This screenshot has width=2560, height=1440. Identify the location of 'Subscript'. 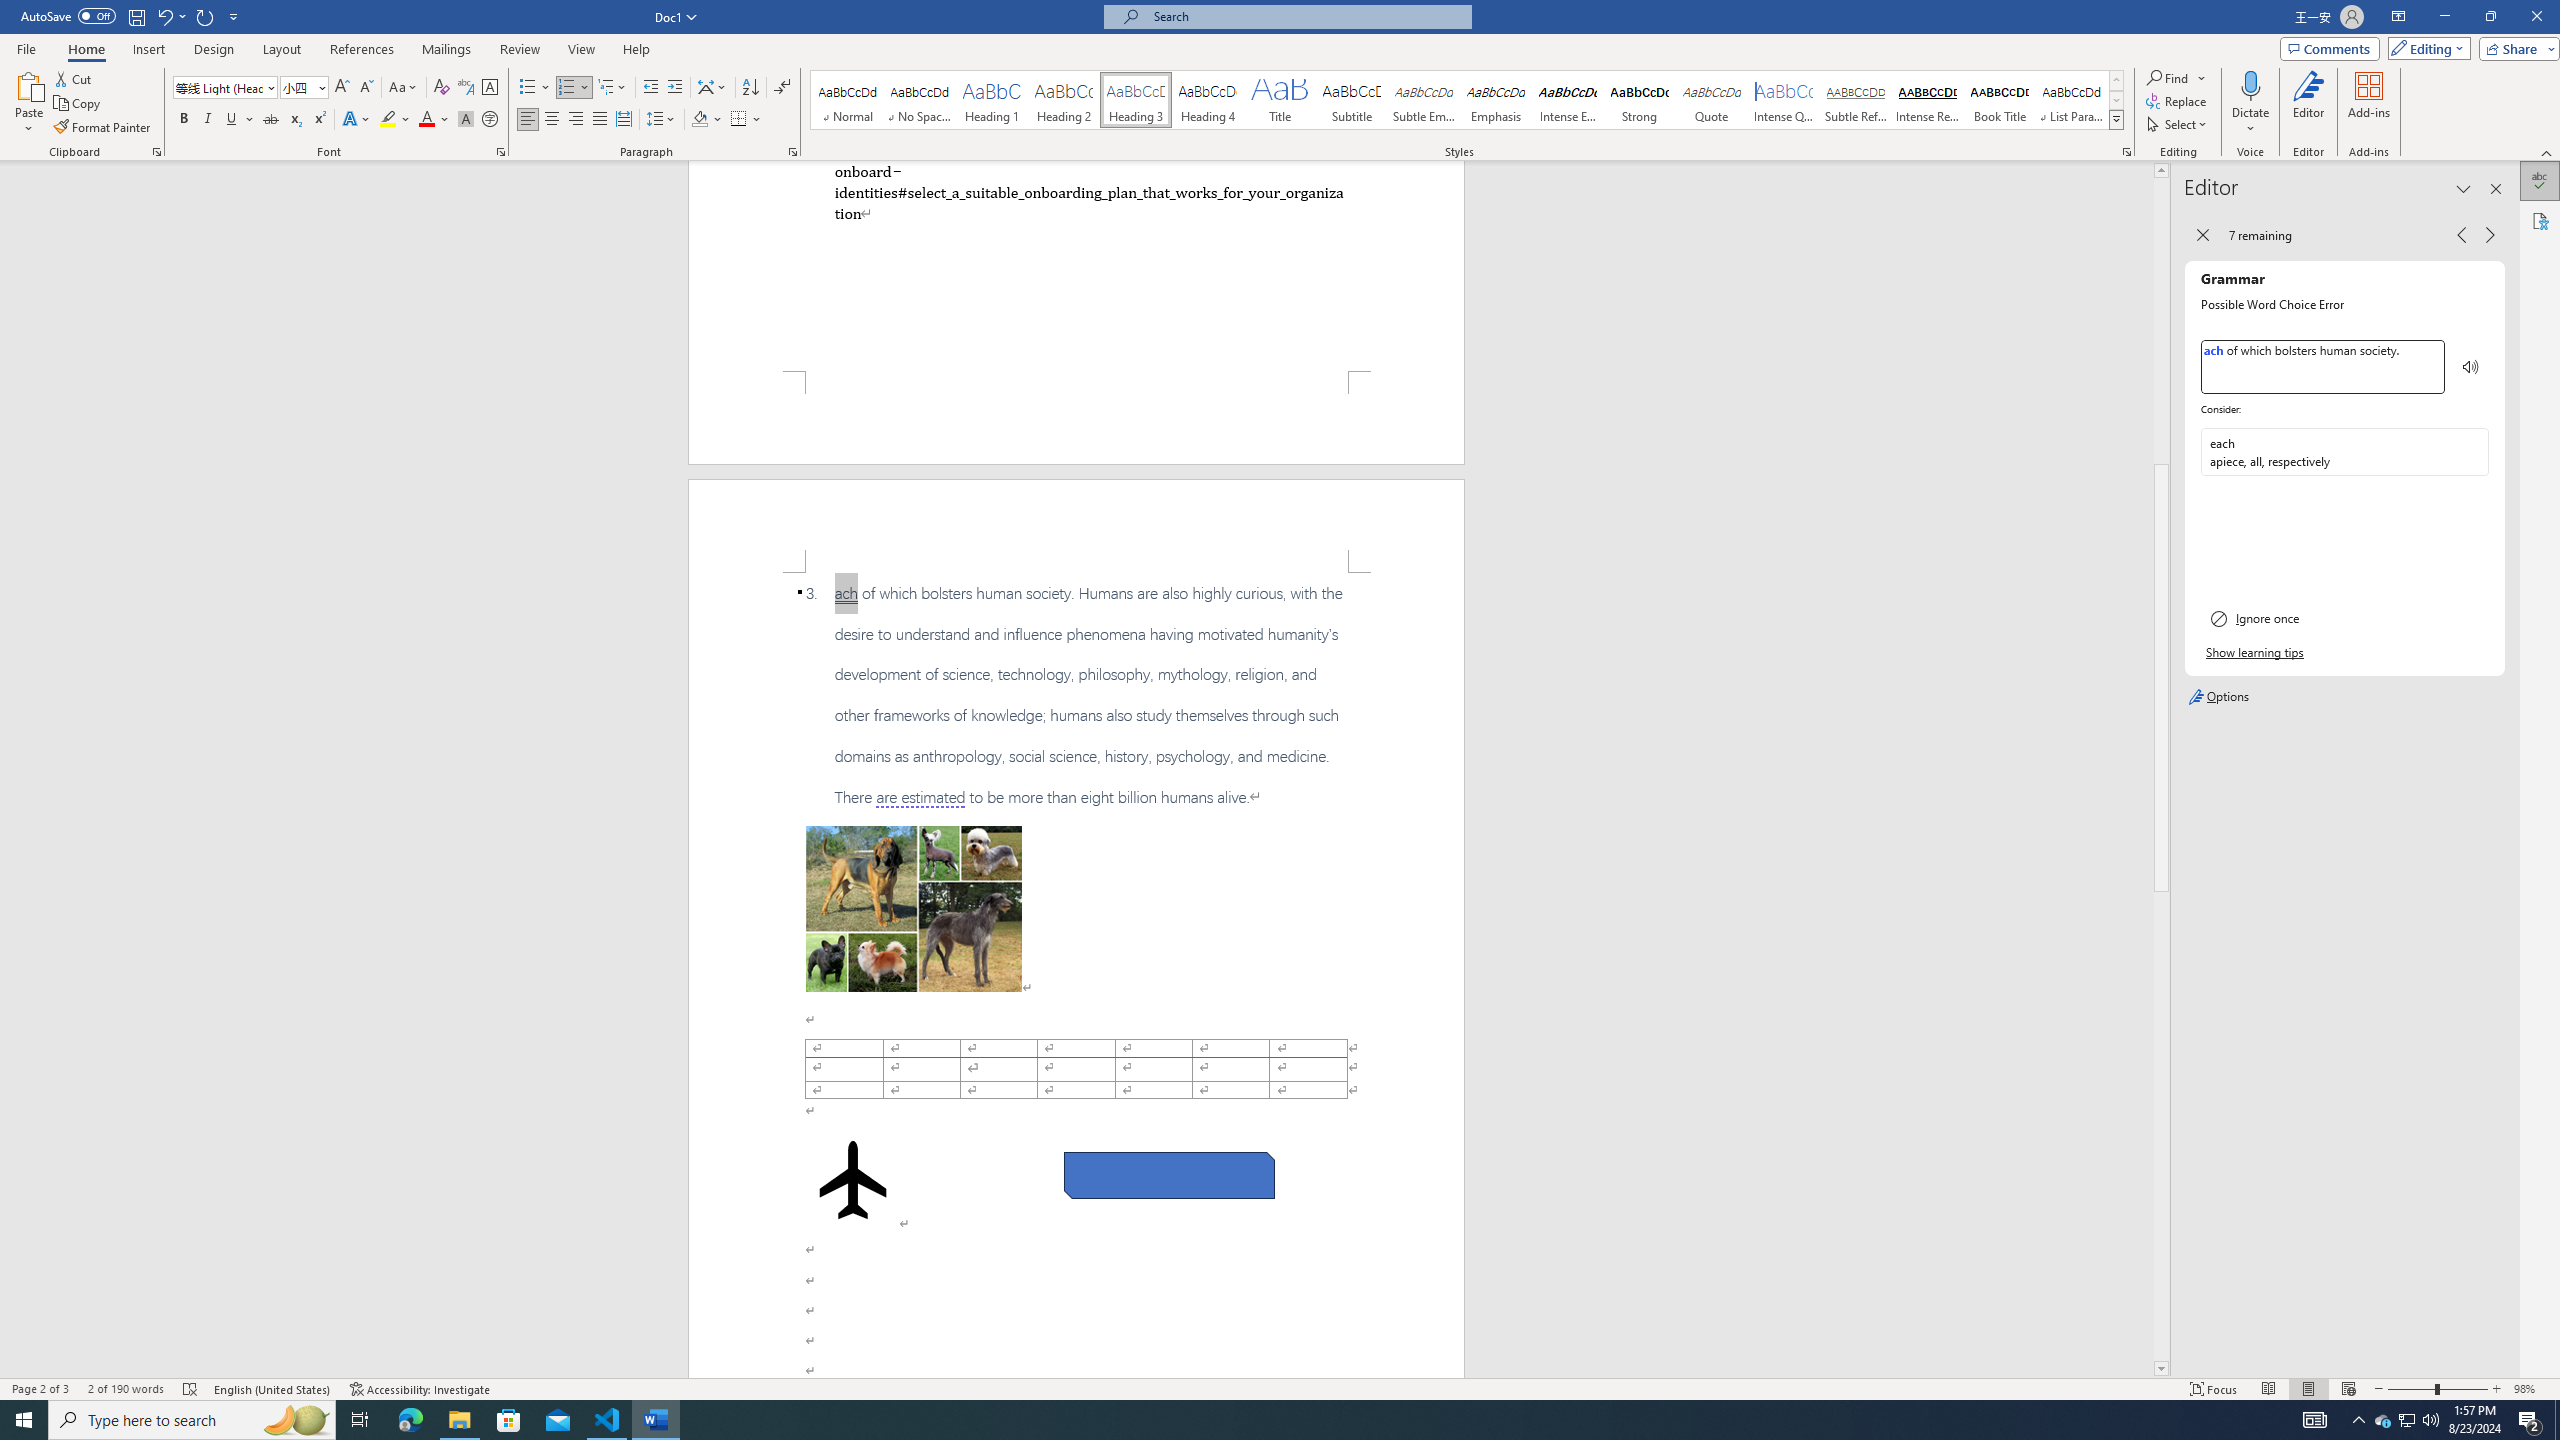
(294, 118).